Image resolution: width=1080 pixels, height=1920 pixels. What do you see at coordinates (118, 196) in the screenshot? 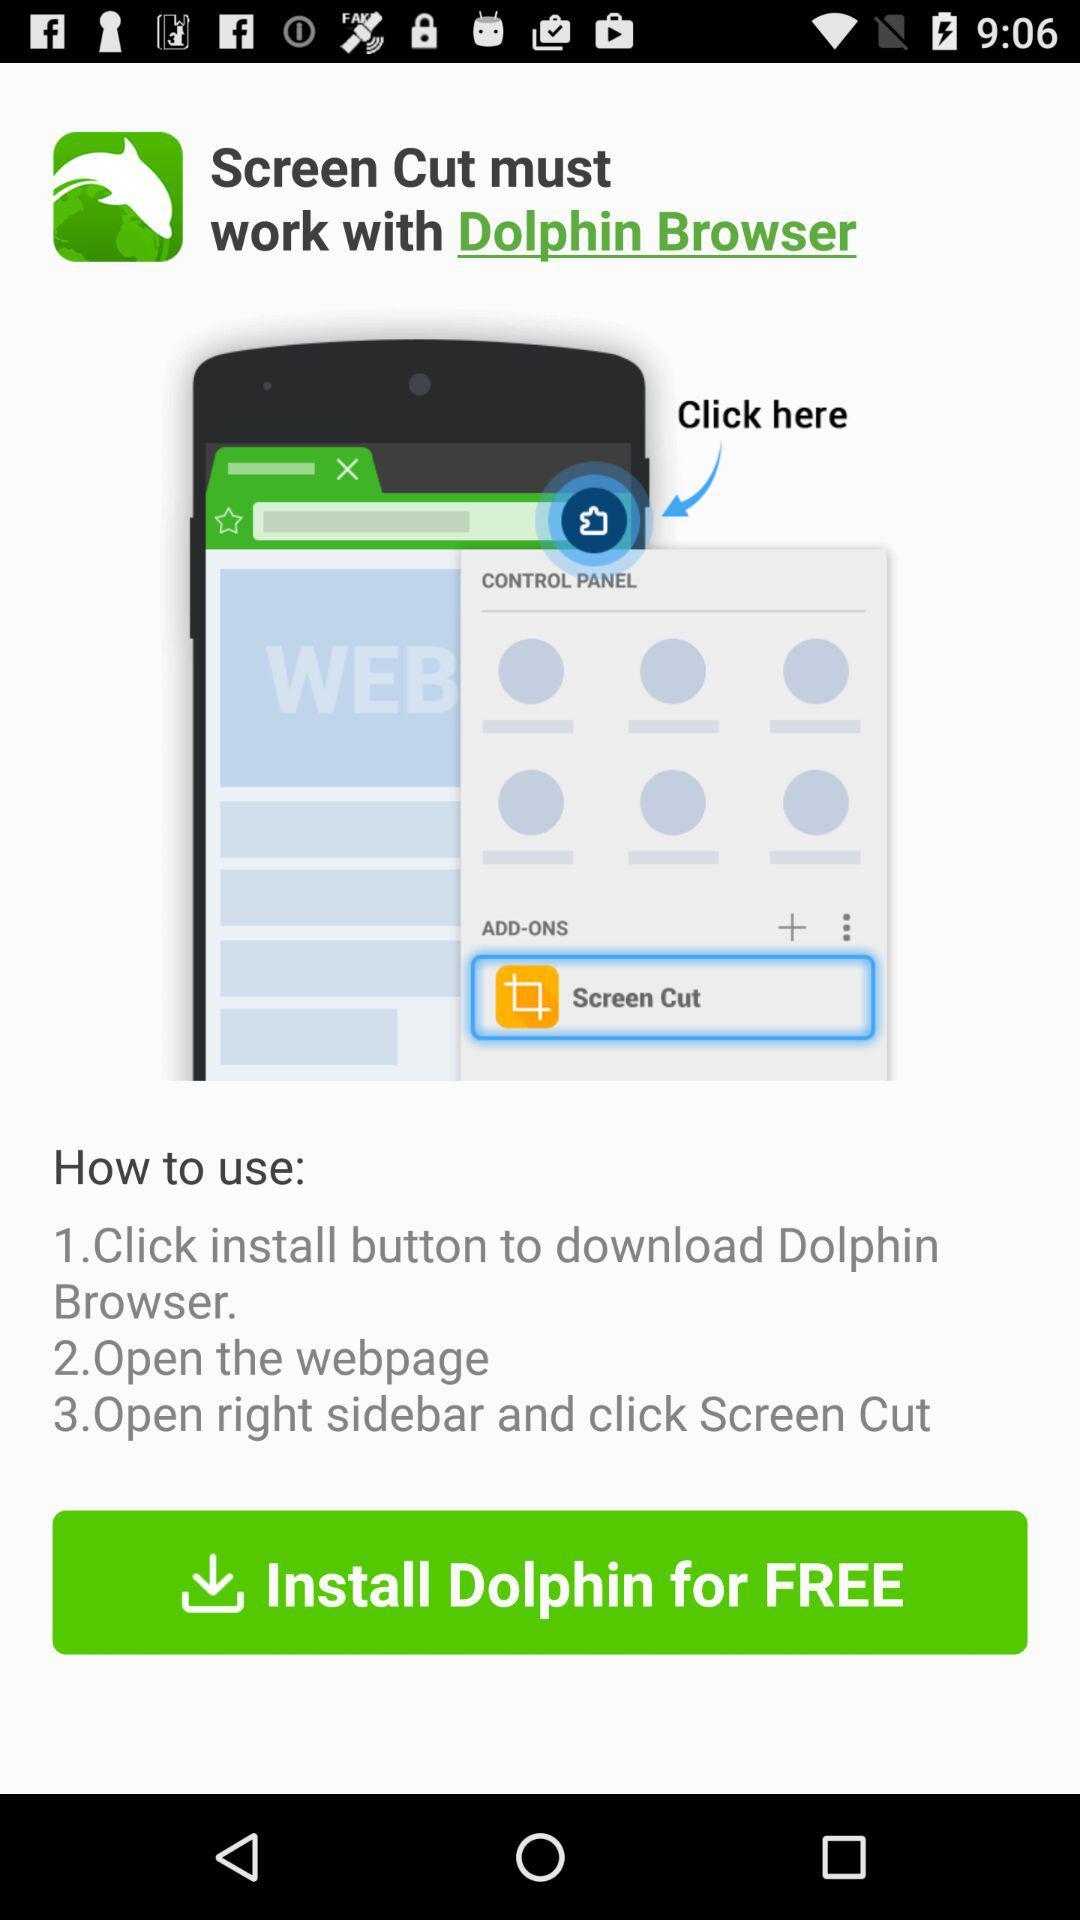
I see `the icon to the left of the screen cut must app` at bounding box center [118, 196].